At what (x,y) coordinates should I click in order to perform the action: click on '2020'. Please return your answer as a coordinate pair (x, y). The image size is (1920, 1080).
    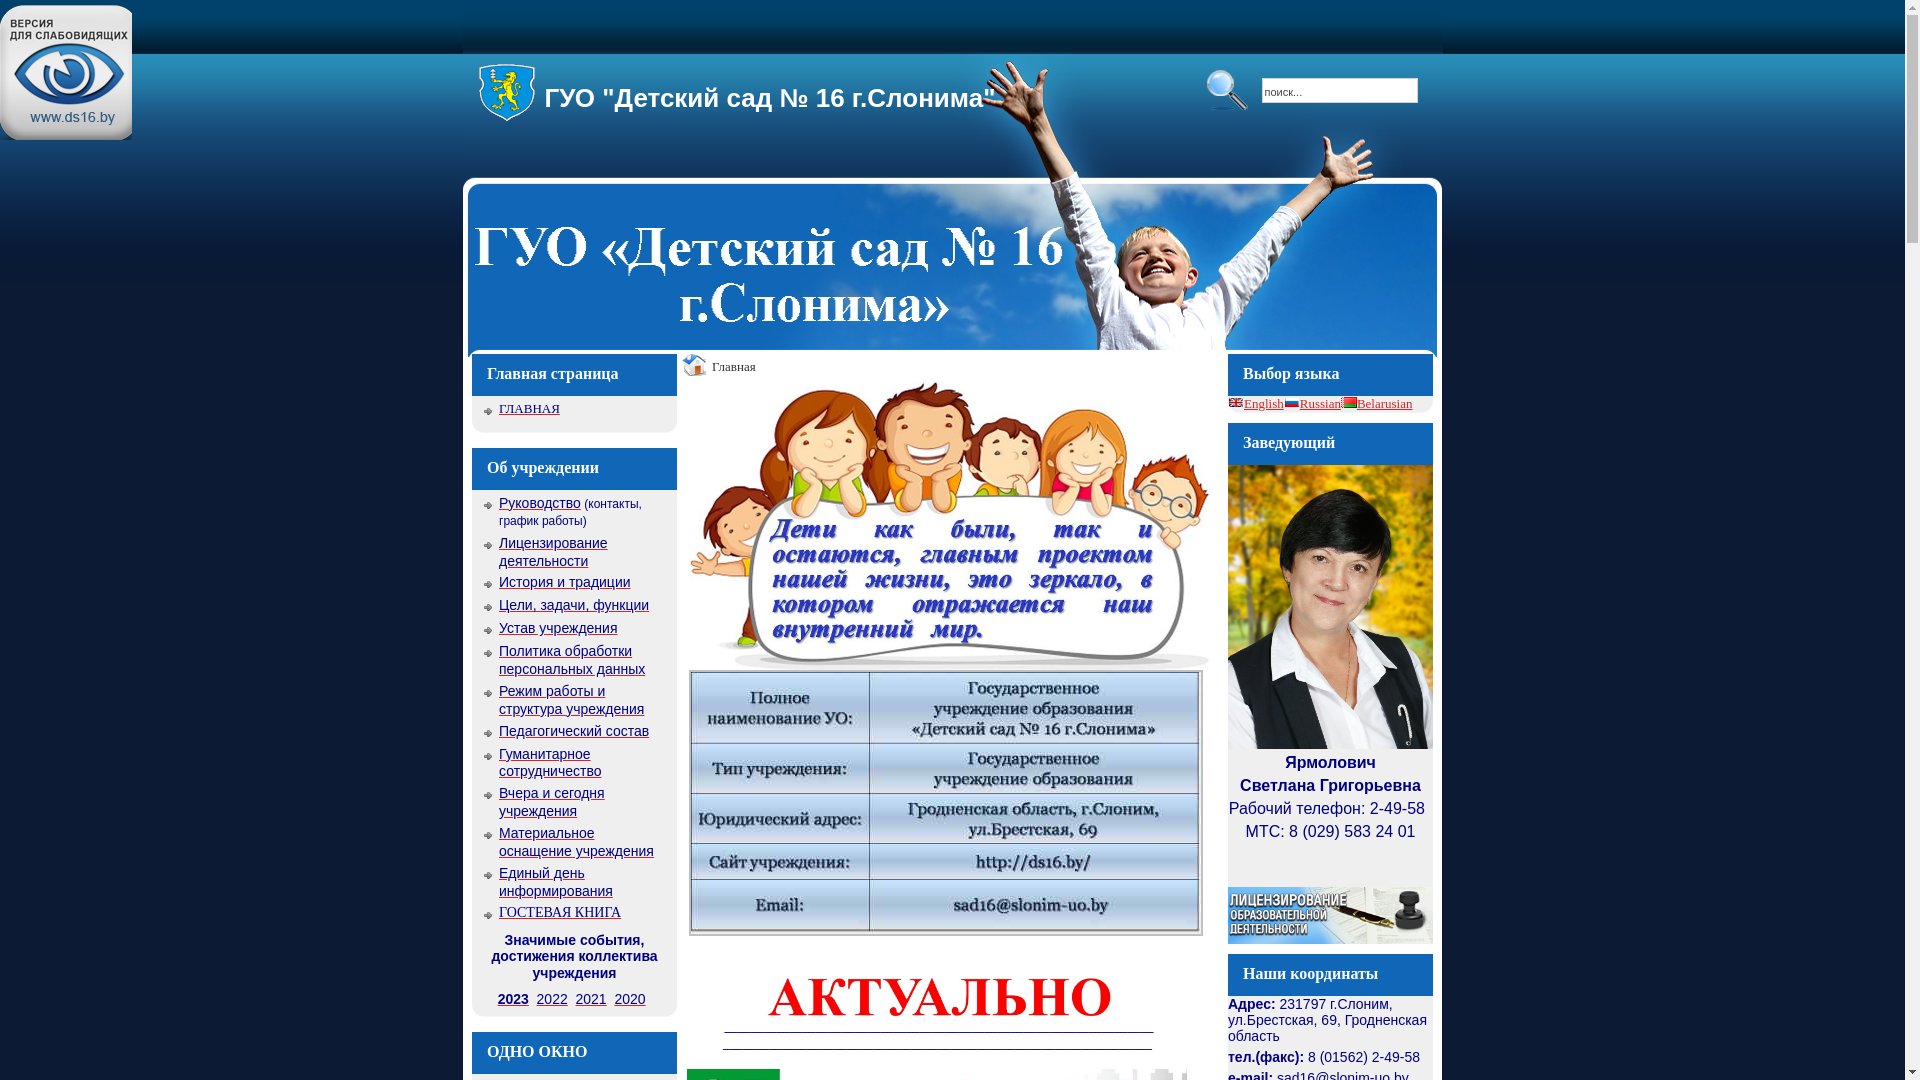
    Looking at the image, I should click on (628, 999).